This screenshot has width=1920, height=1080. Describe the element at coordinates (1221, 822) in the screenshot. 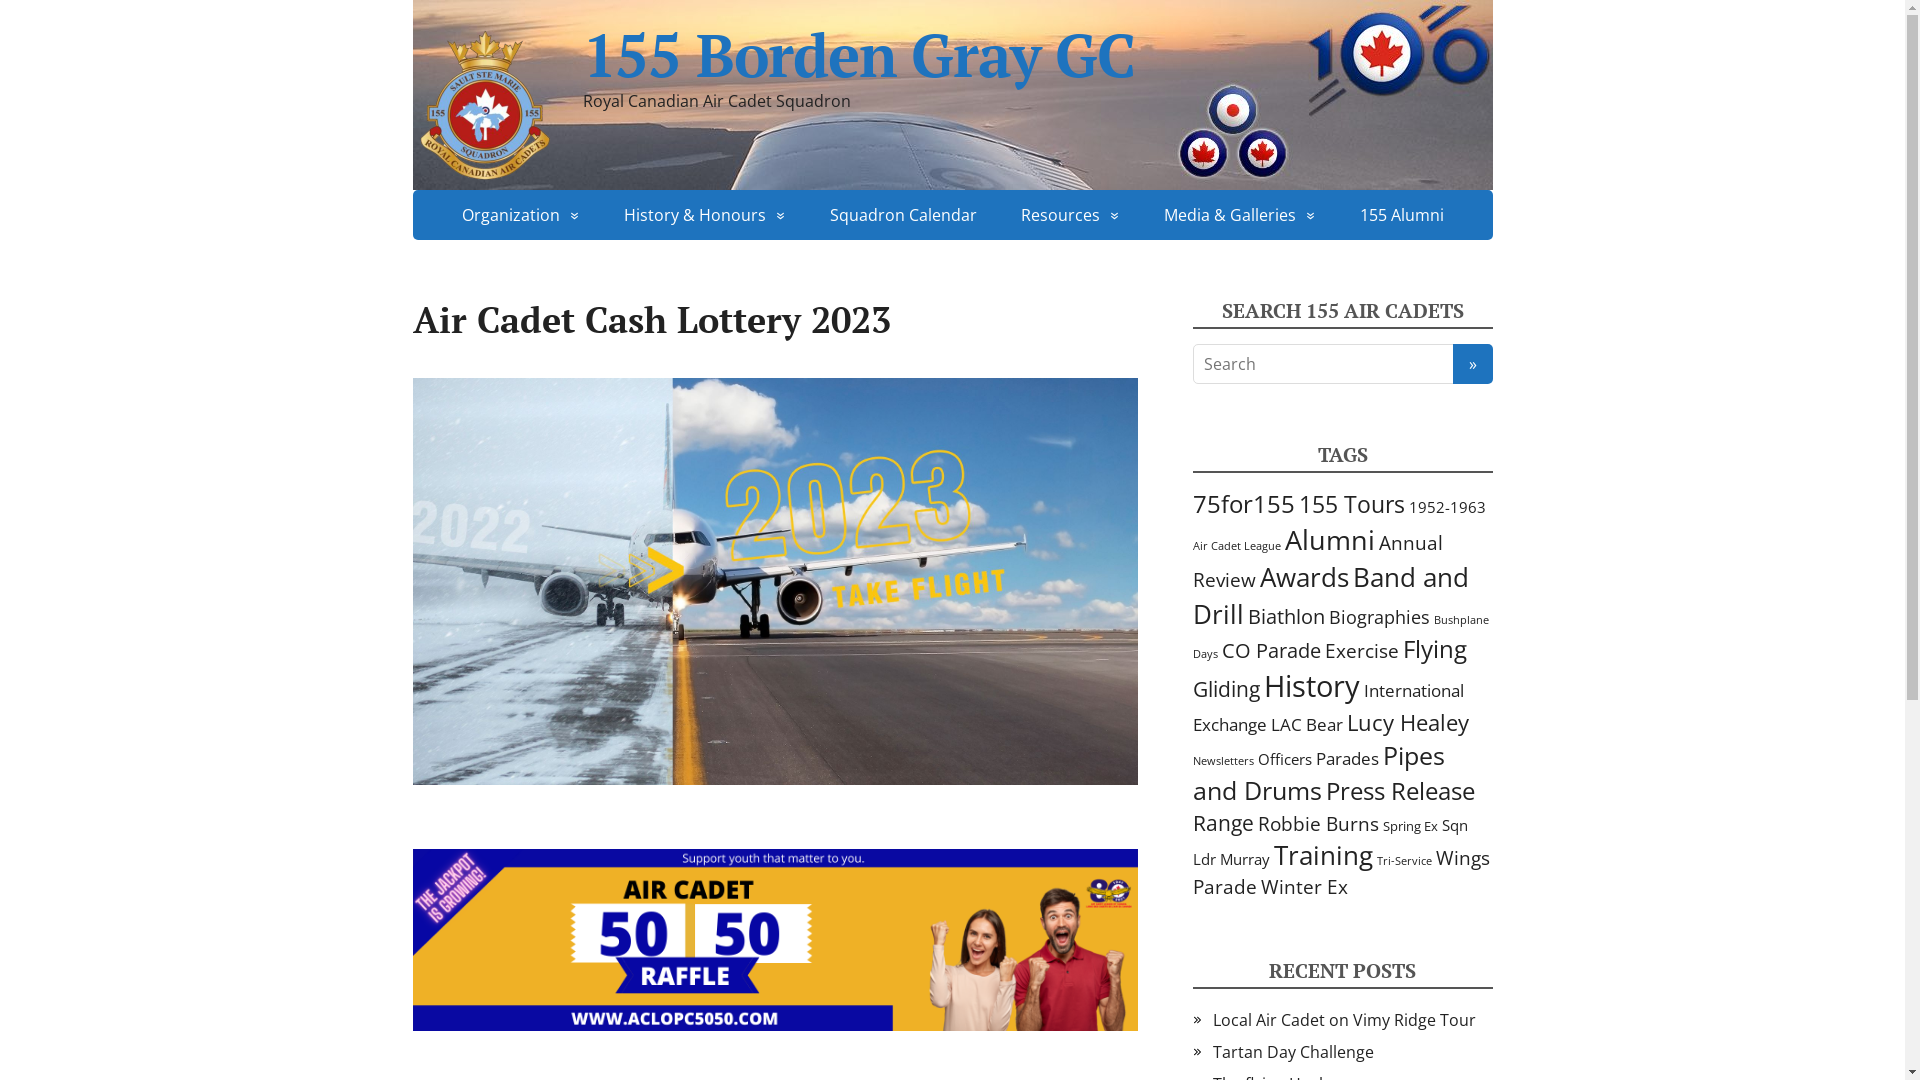

I see `'Range'` at that location.